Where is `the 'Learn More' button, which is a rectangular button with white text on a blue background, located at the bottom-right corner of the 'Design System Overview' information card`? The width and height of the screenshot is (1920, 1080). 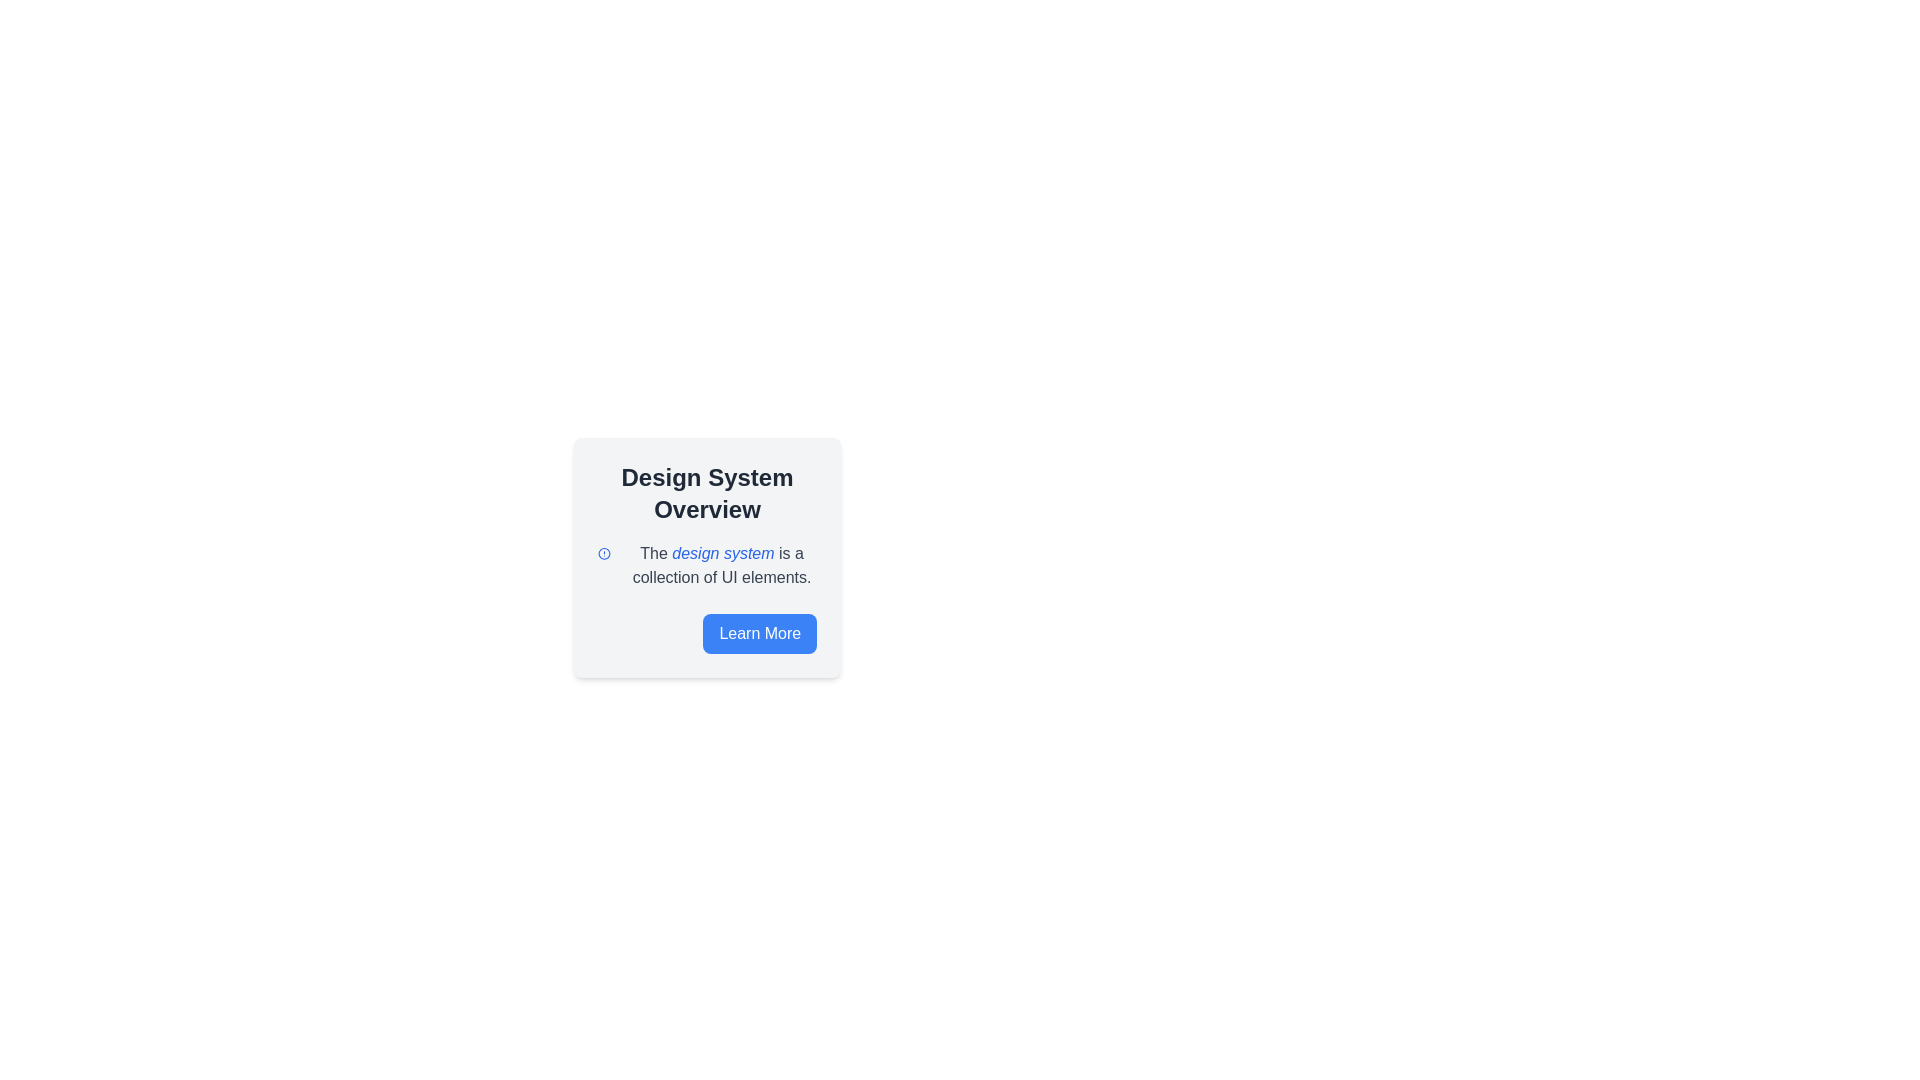 the 'Learn More' button, which is a rectangular button with white text on a blue background, located at the bottom-right corner of the 'Design System Overview' information card is located at coordinates (759, 633).